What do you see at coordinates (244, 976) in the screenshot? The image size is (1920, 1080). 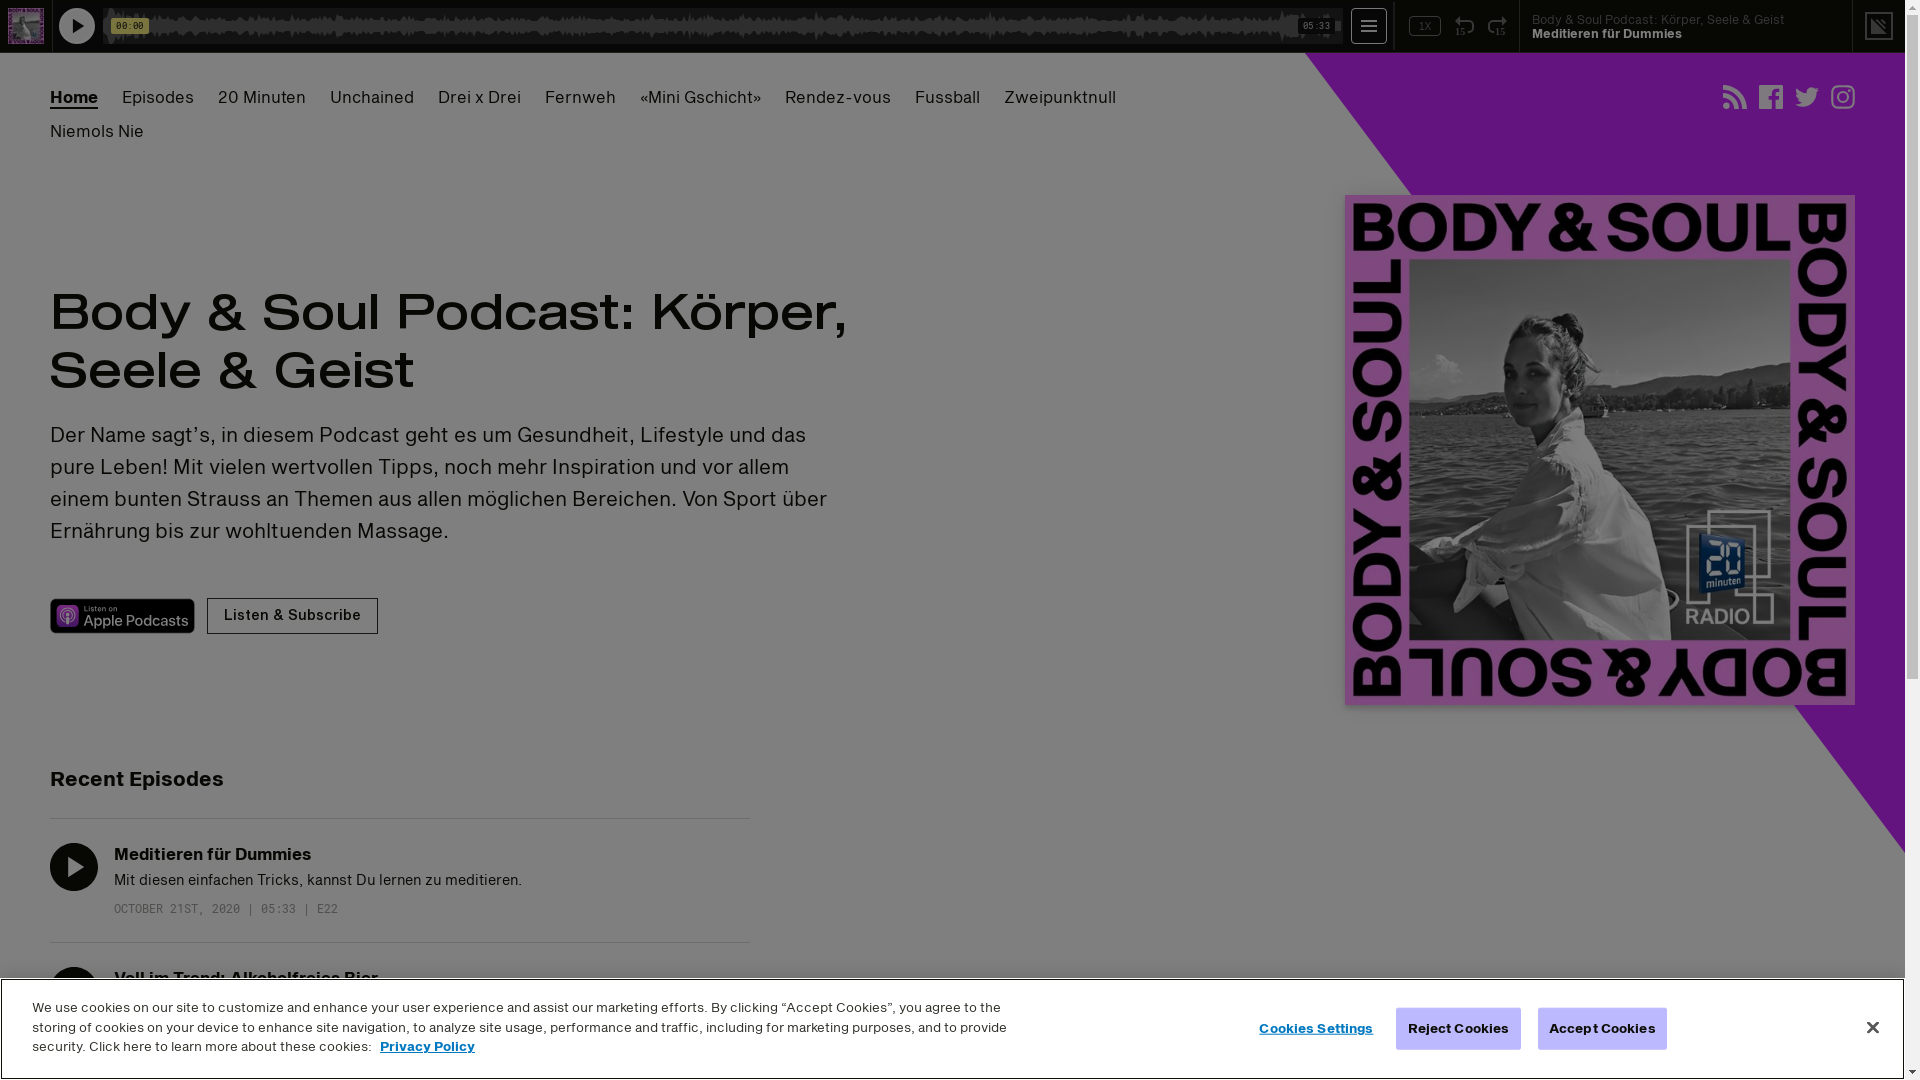 I see `'Voll im Trend: Alkoholfreies Bier'` at bounding box center [244, 976].